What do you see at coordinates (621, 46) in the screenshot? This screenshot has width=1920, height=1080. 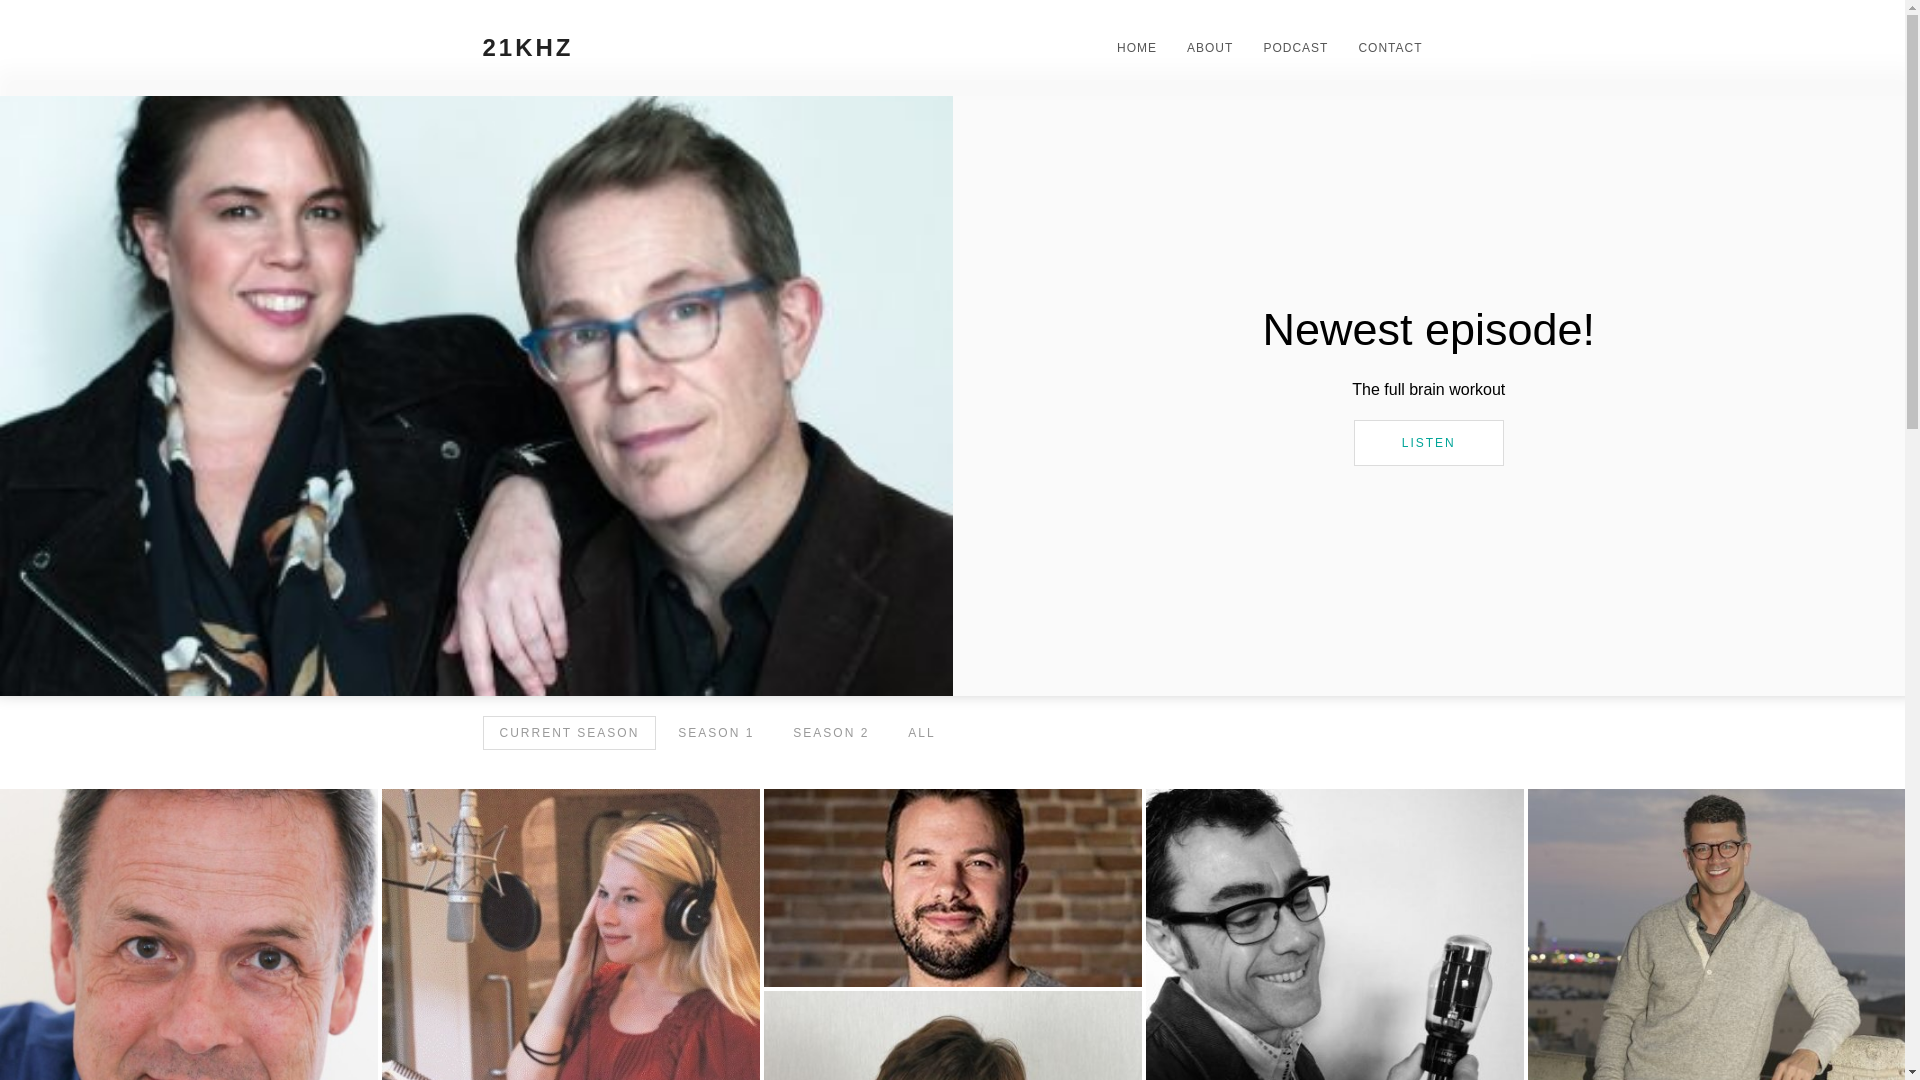 I see `'21KHZ'` at bounding box center [621, 46].